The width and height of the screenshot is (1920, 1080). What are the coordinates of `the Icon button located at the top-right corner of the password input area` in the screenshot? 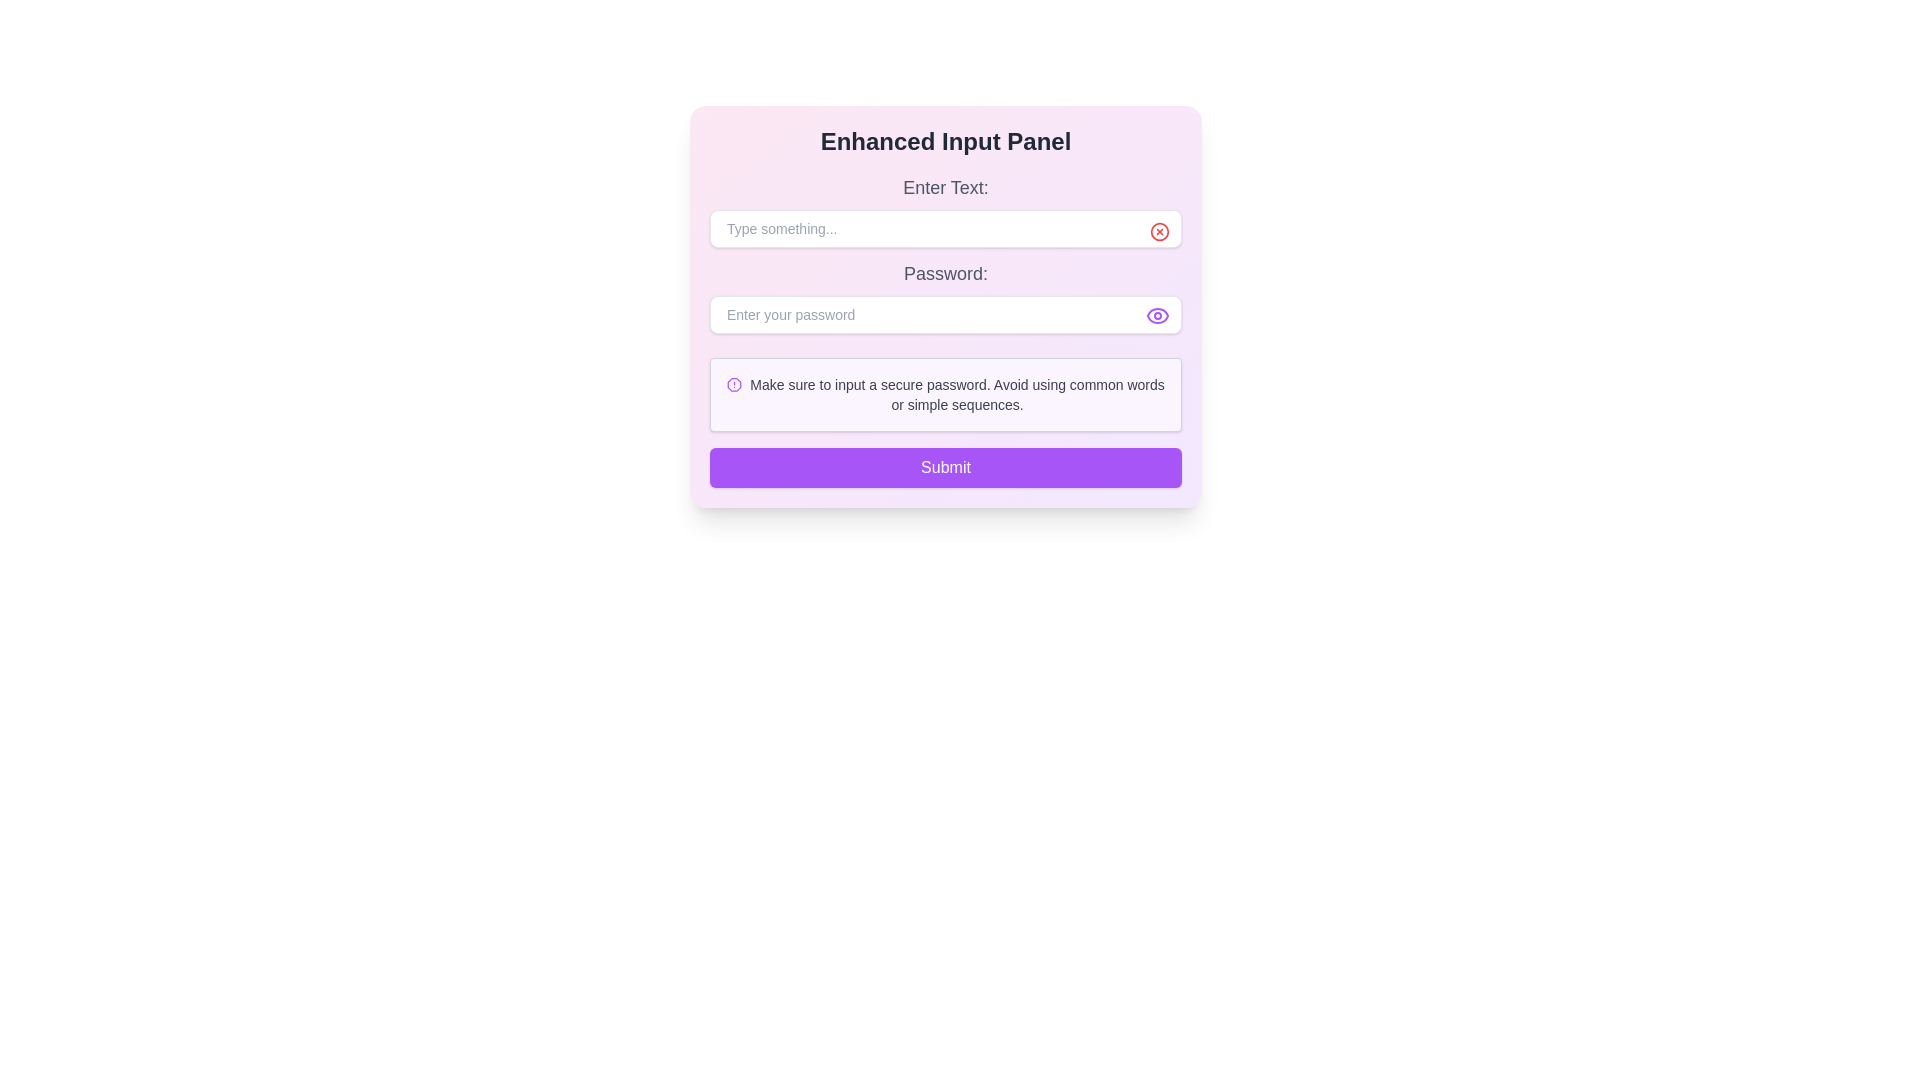 It's located at (1157, 315).